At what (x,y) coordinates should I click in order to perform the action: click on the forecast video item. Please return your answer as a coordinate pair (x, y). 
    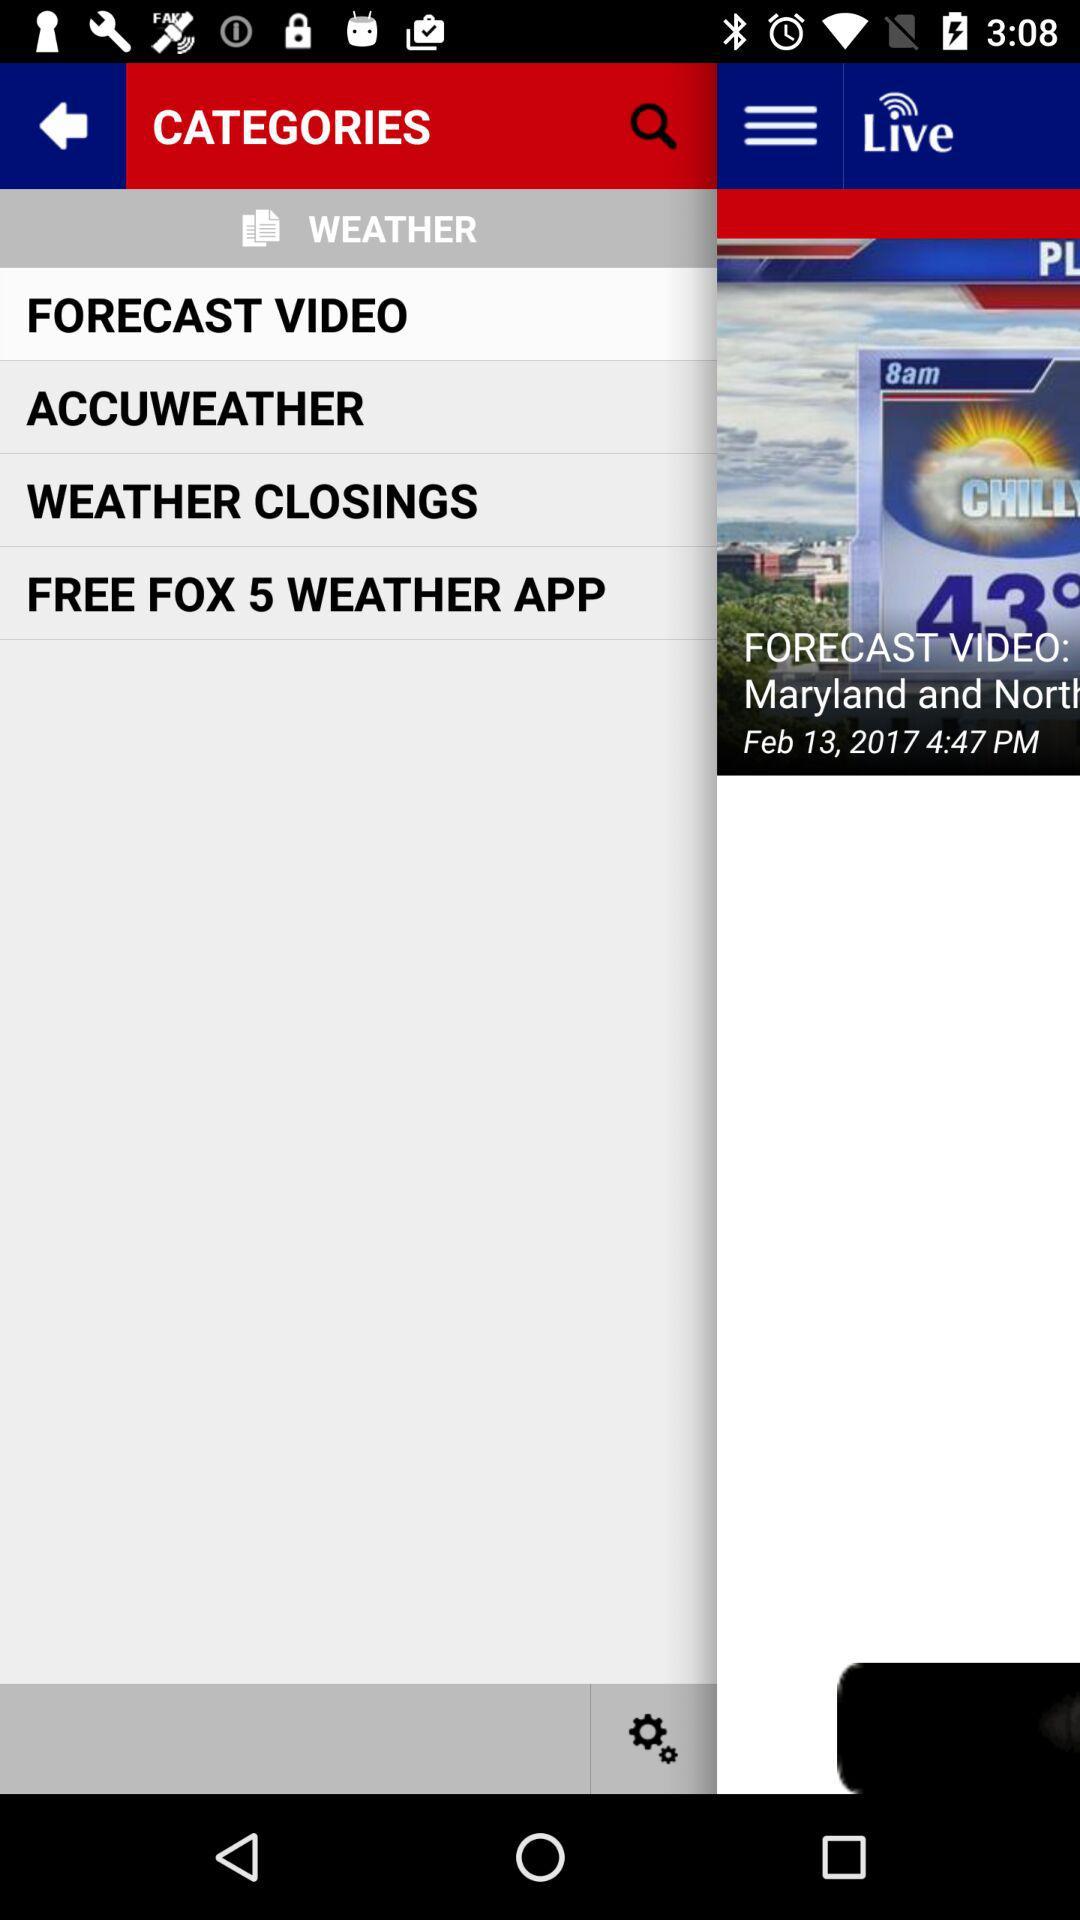
    Looking at the image, I should click on (217, 312).